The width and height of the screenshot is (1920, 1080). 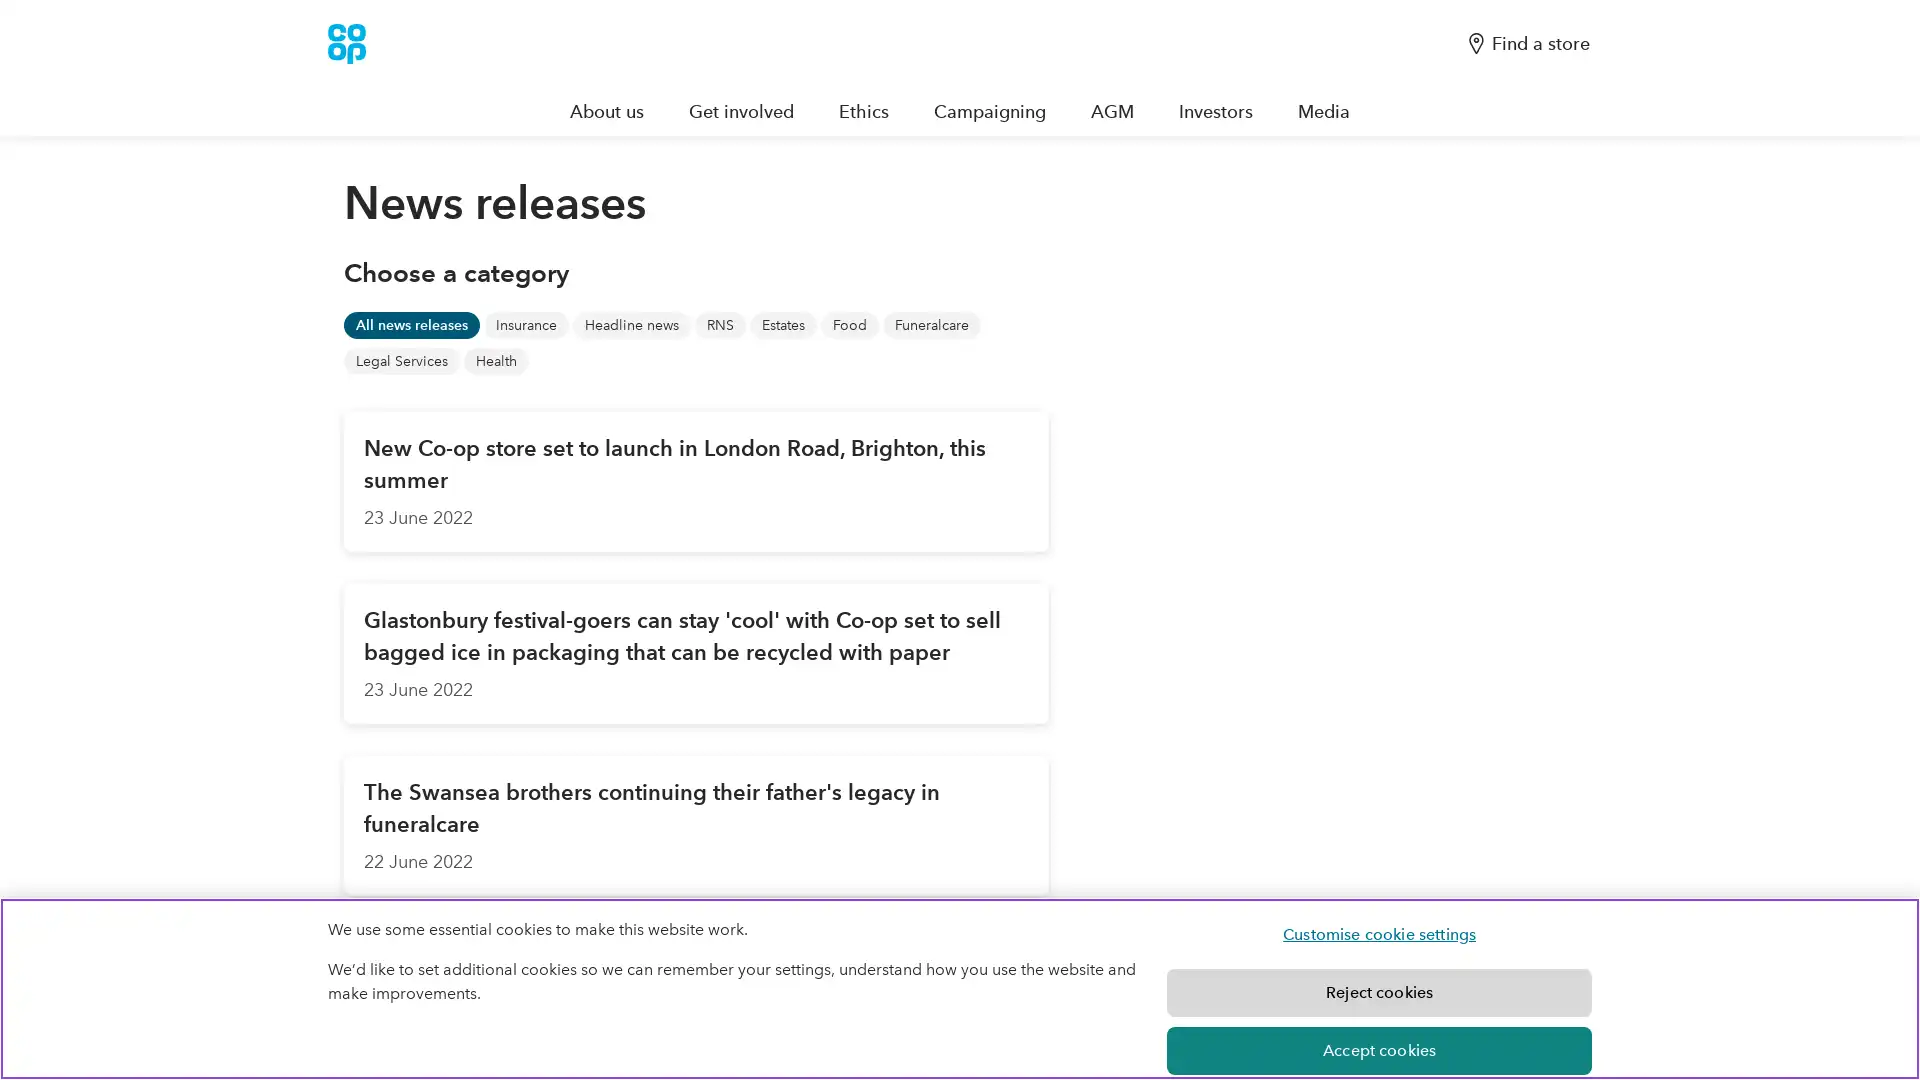 What do you see at coordinates (1377, 992) in the screenshot?
I see `Reject cookies` at bounding box center [1377, 992].